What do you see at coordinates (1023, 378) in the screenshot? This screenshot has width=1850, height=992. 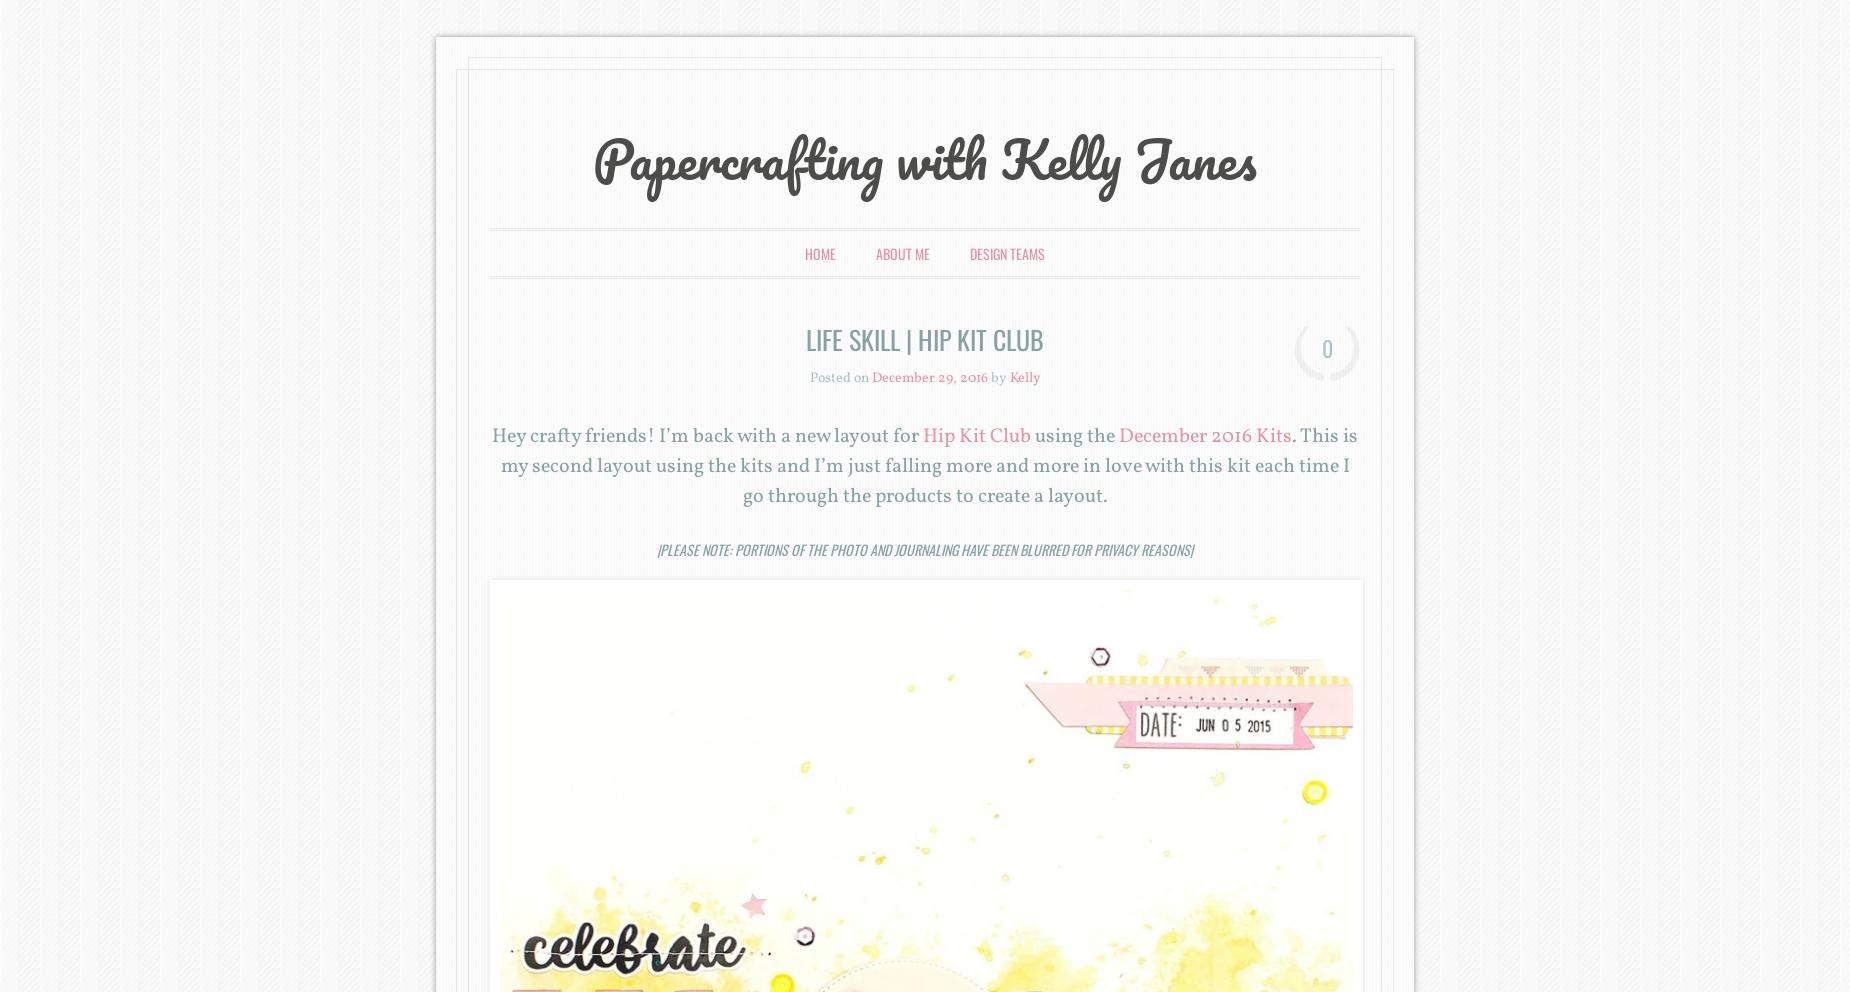 I see `'Kelly'` at bounding box center [1023, 378].